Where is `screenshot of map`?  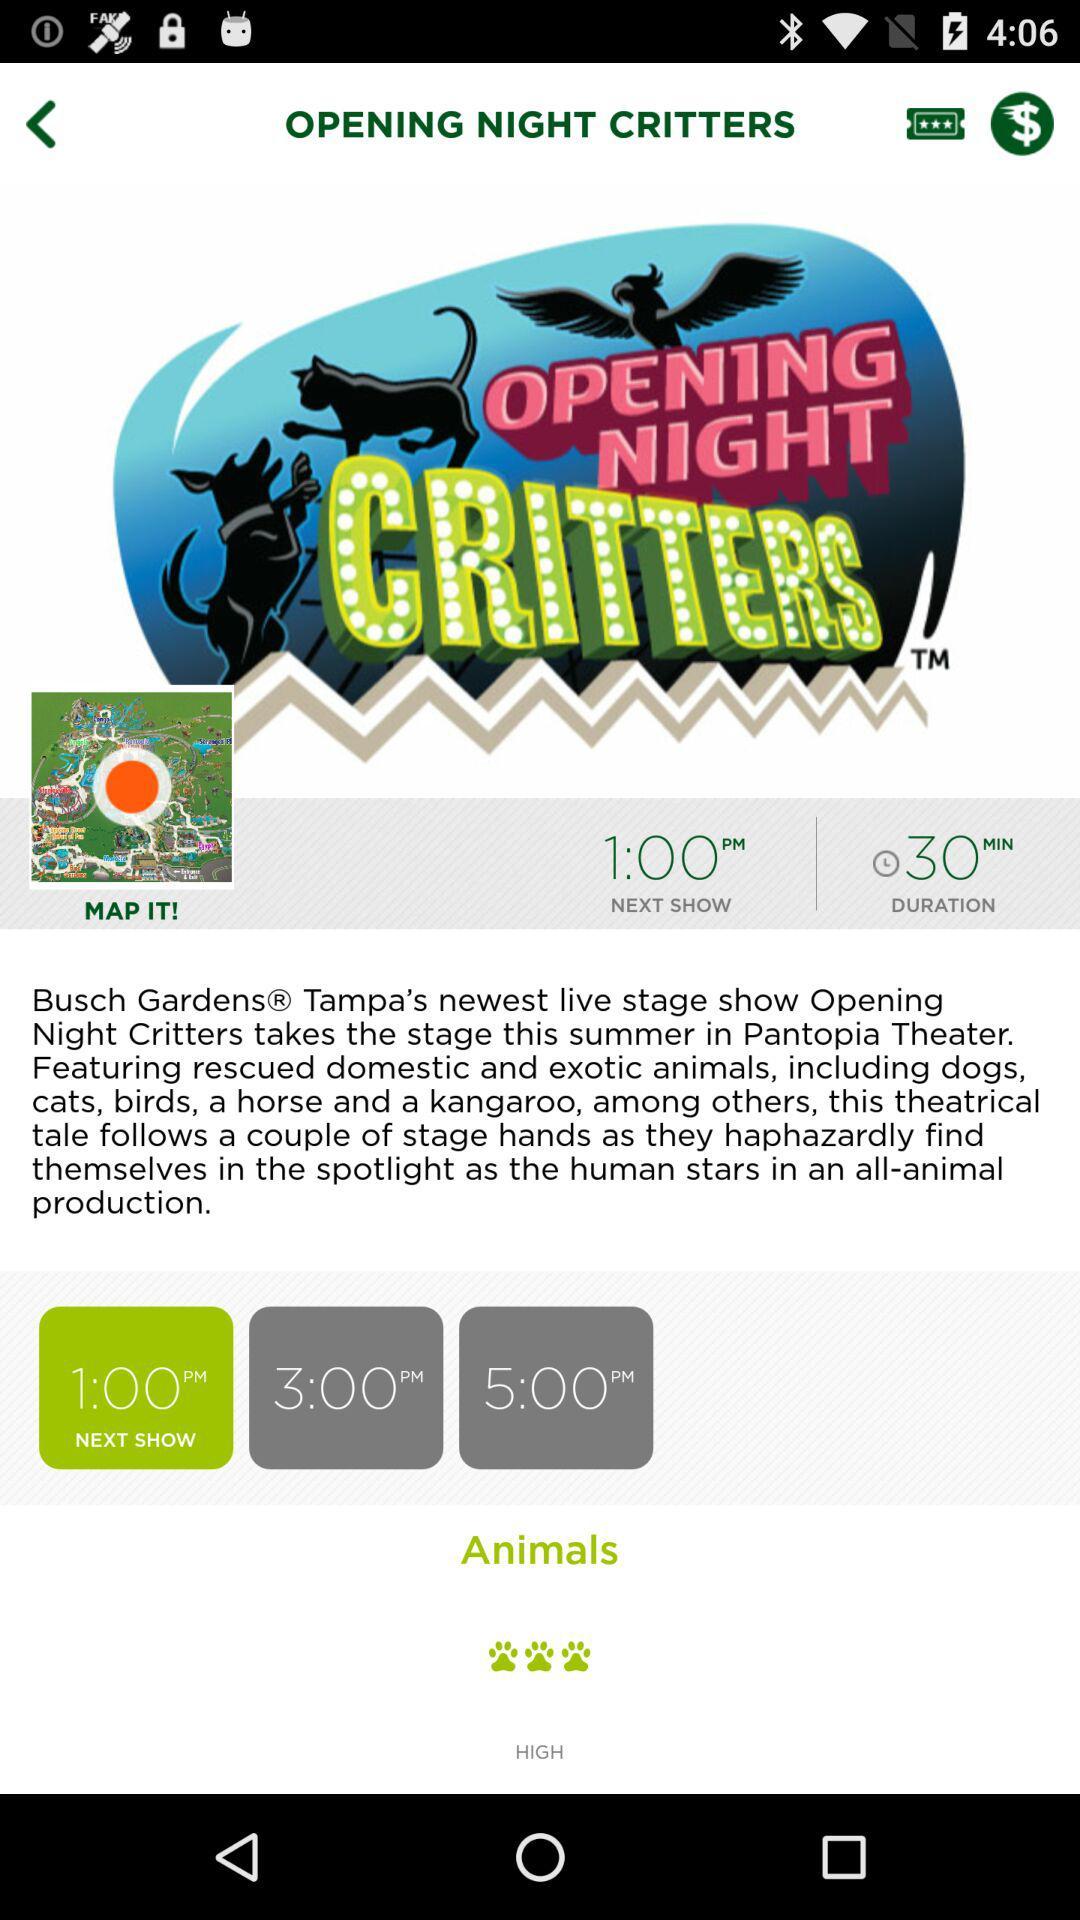
screenshot of map is located at coordinates (131, 786).